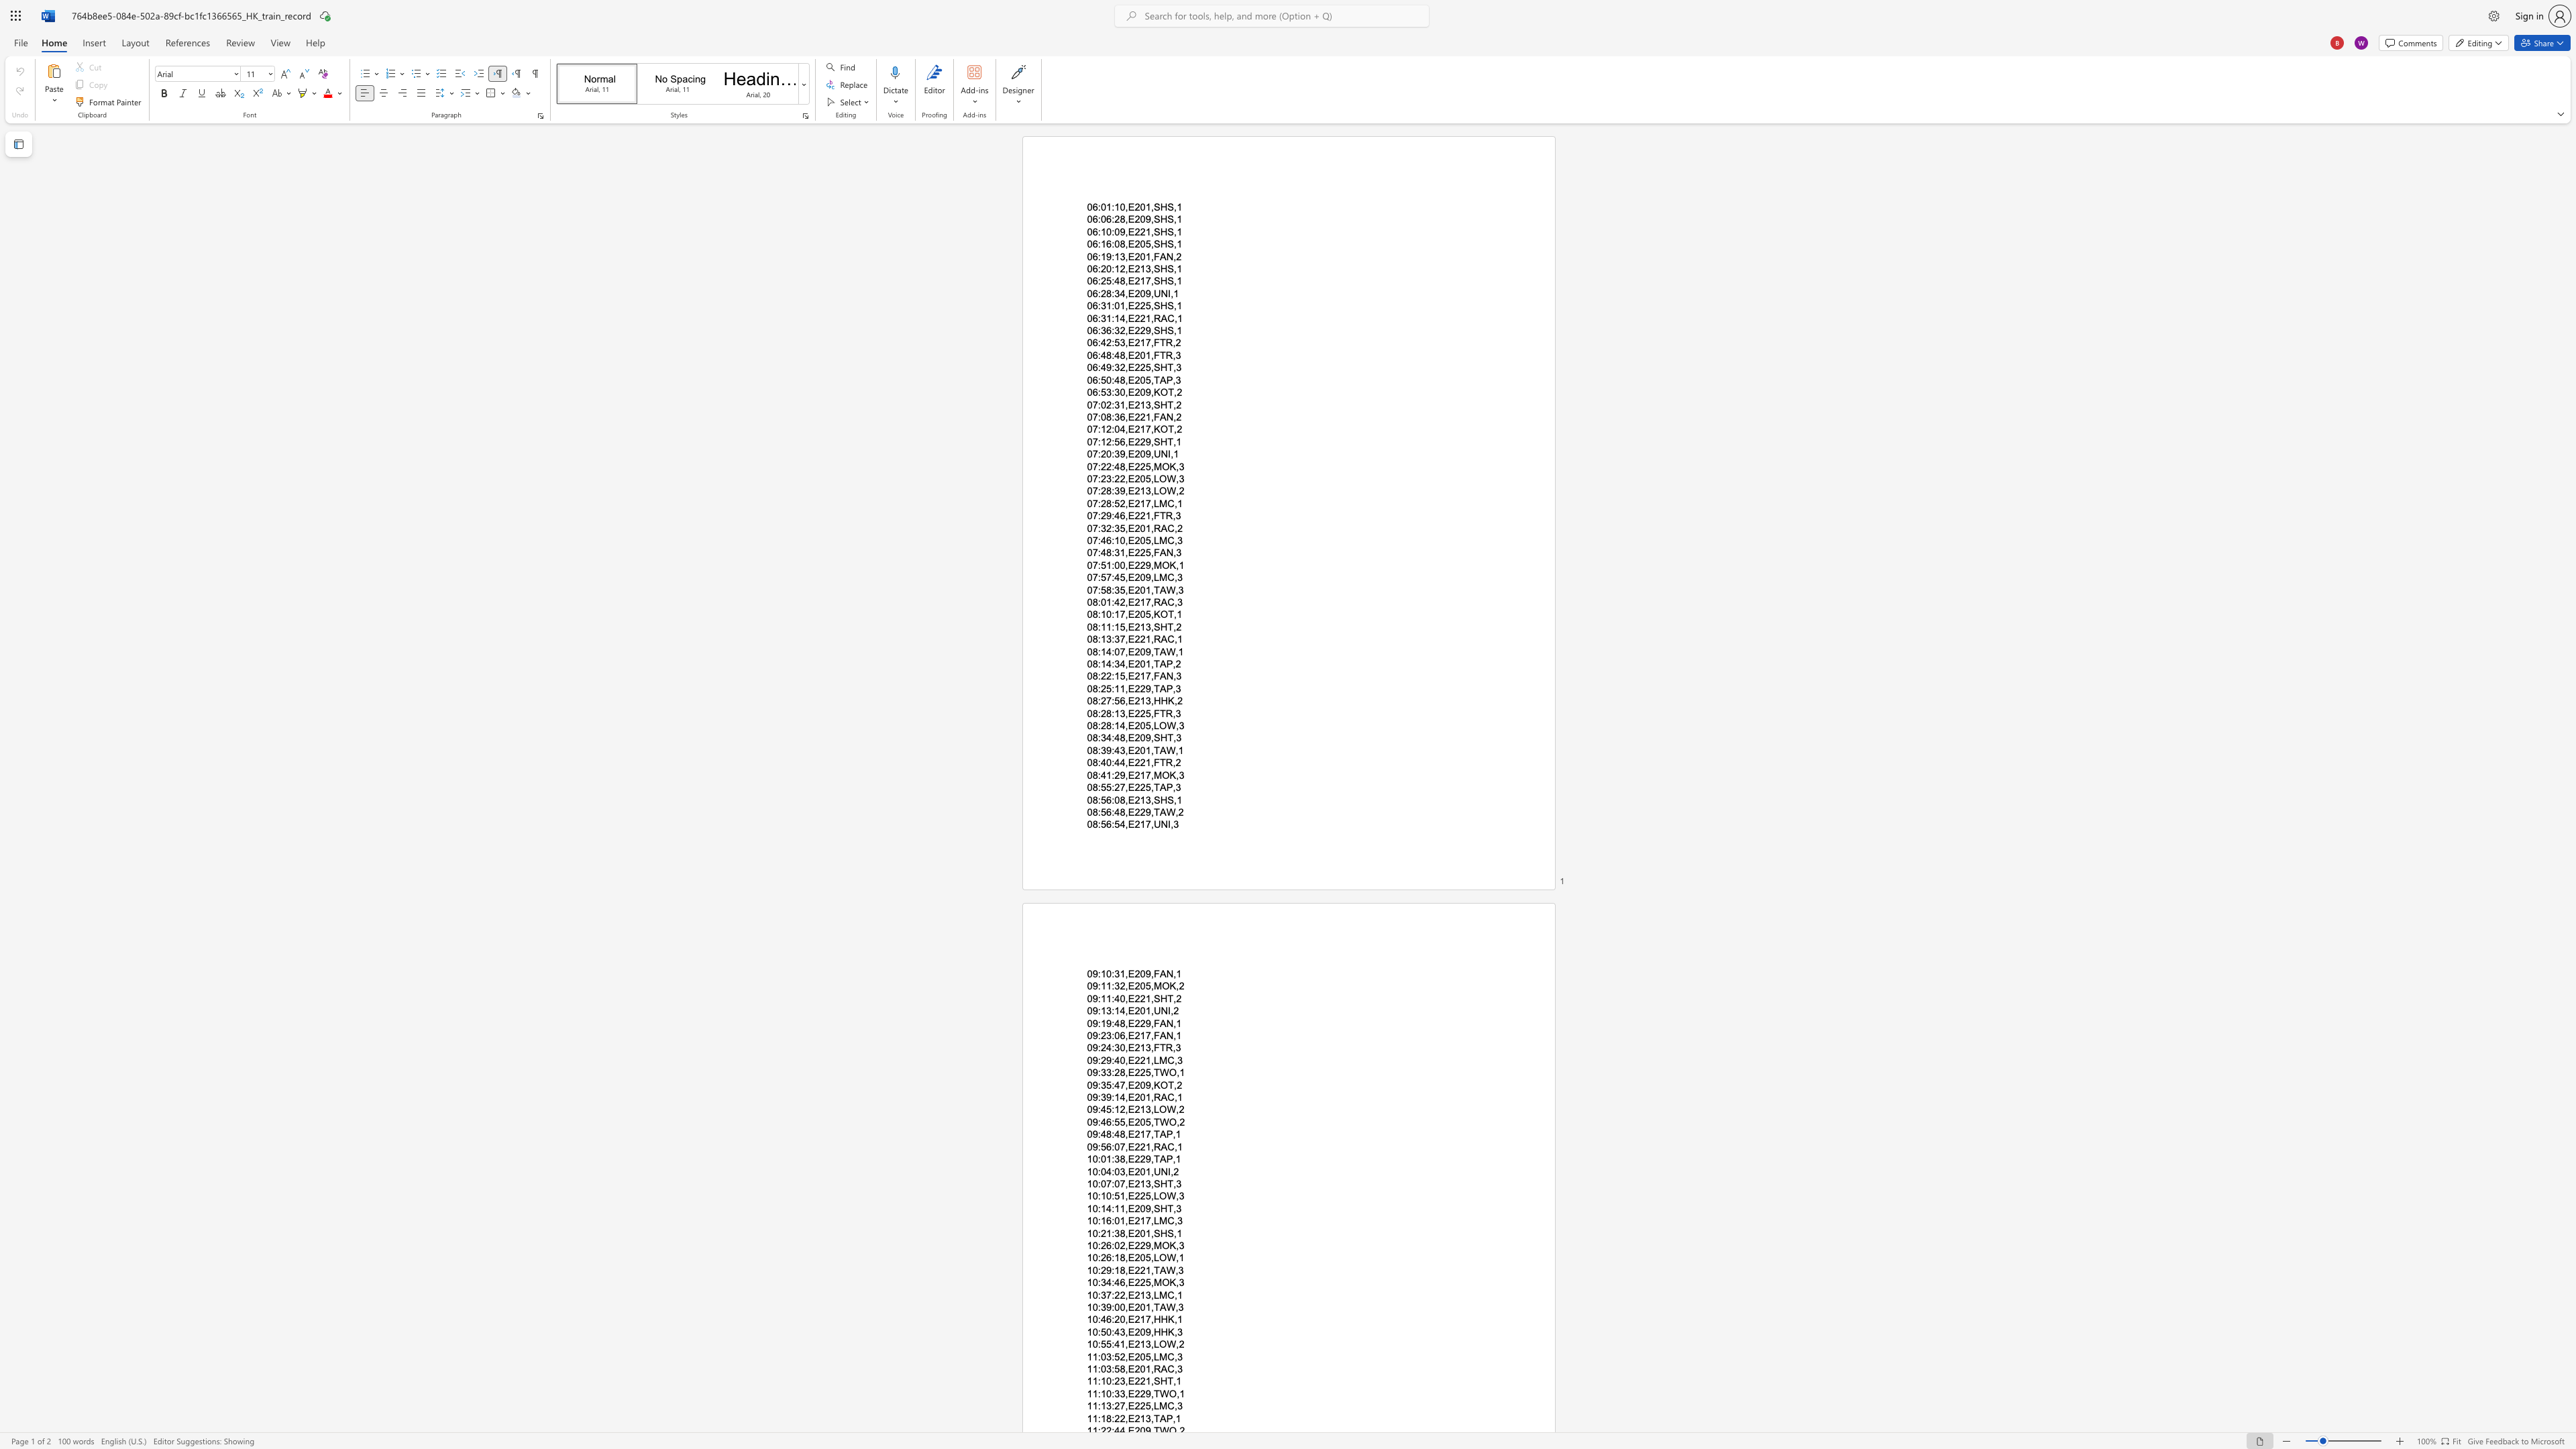  Describe the element at coordinates (1092, 812) in the screenshot. I see `the space between the continuous character "0" and "8" in the text` at that location.